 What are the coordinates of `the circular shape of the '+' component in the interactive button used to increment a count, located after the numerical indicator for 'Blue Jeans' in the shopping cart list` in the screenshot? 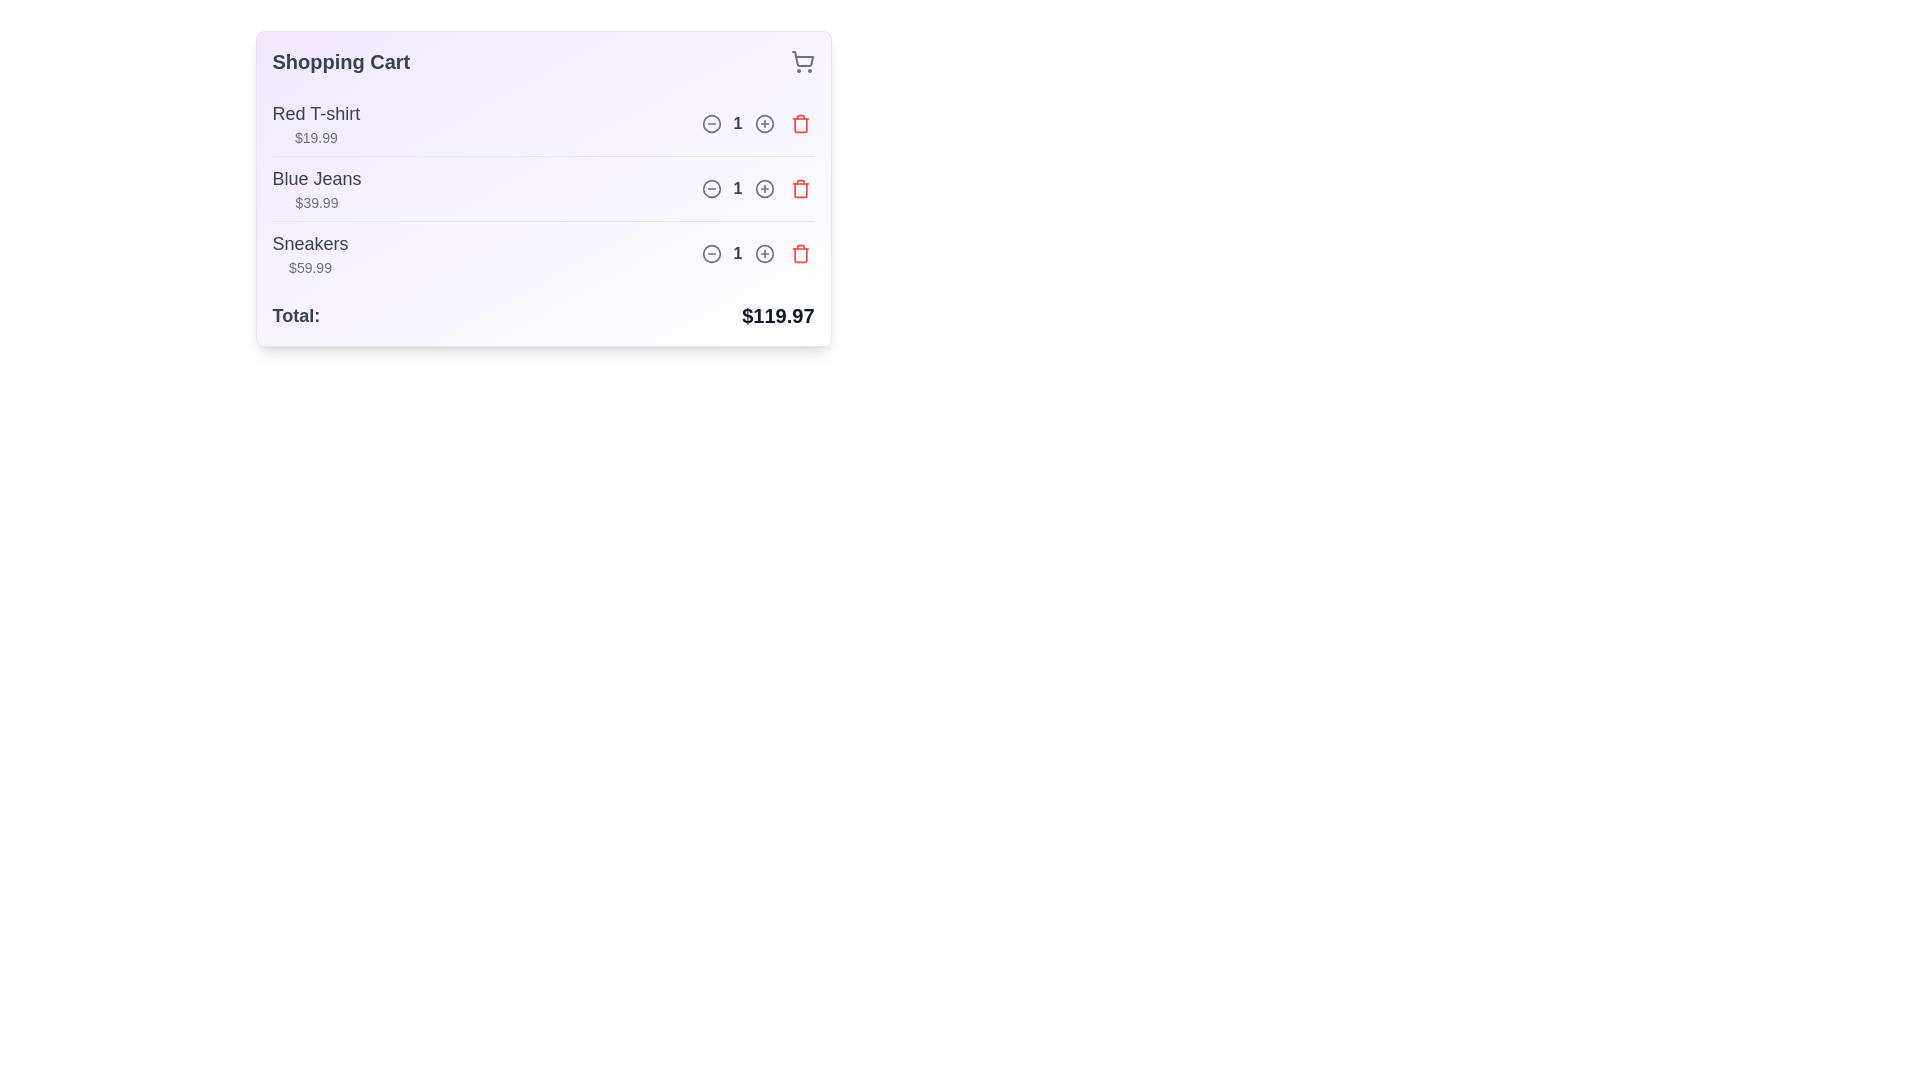 It's located at (763, 123).